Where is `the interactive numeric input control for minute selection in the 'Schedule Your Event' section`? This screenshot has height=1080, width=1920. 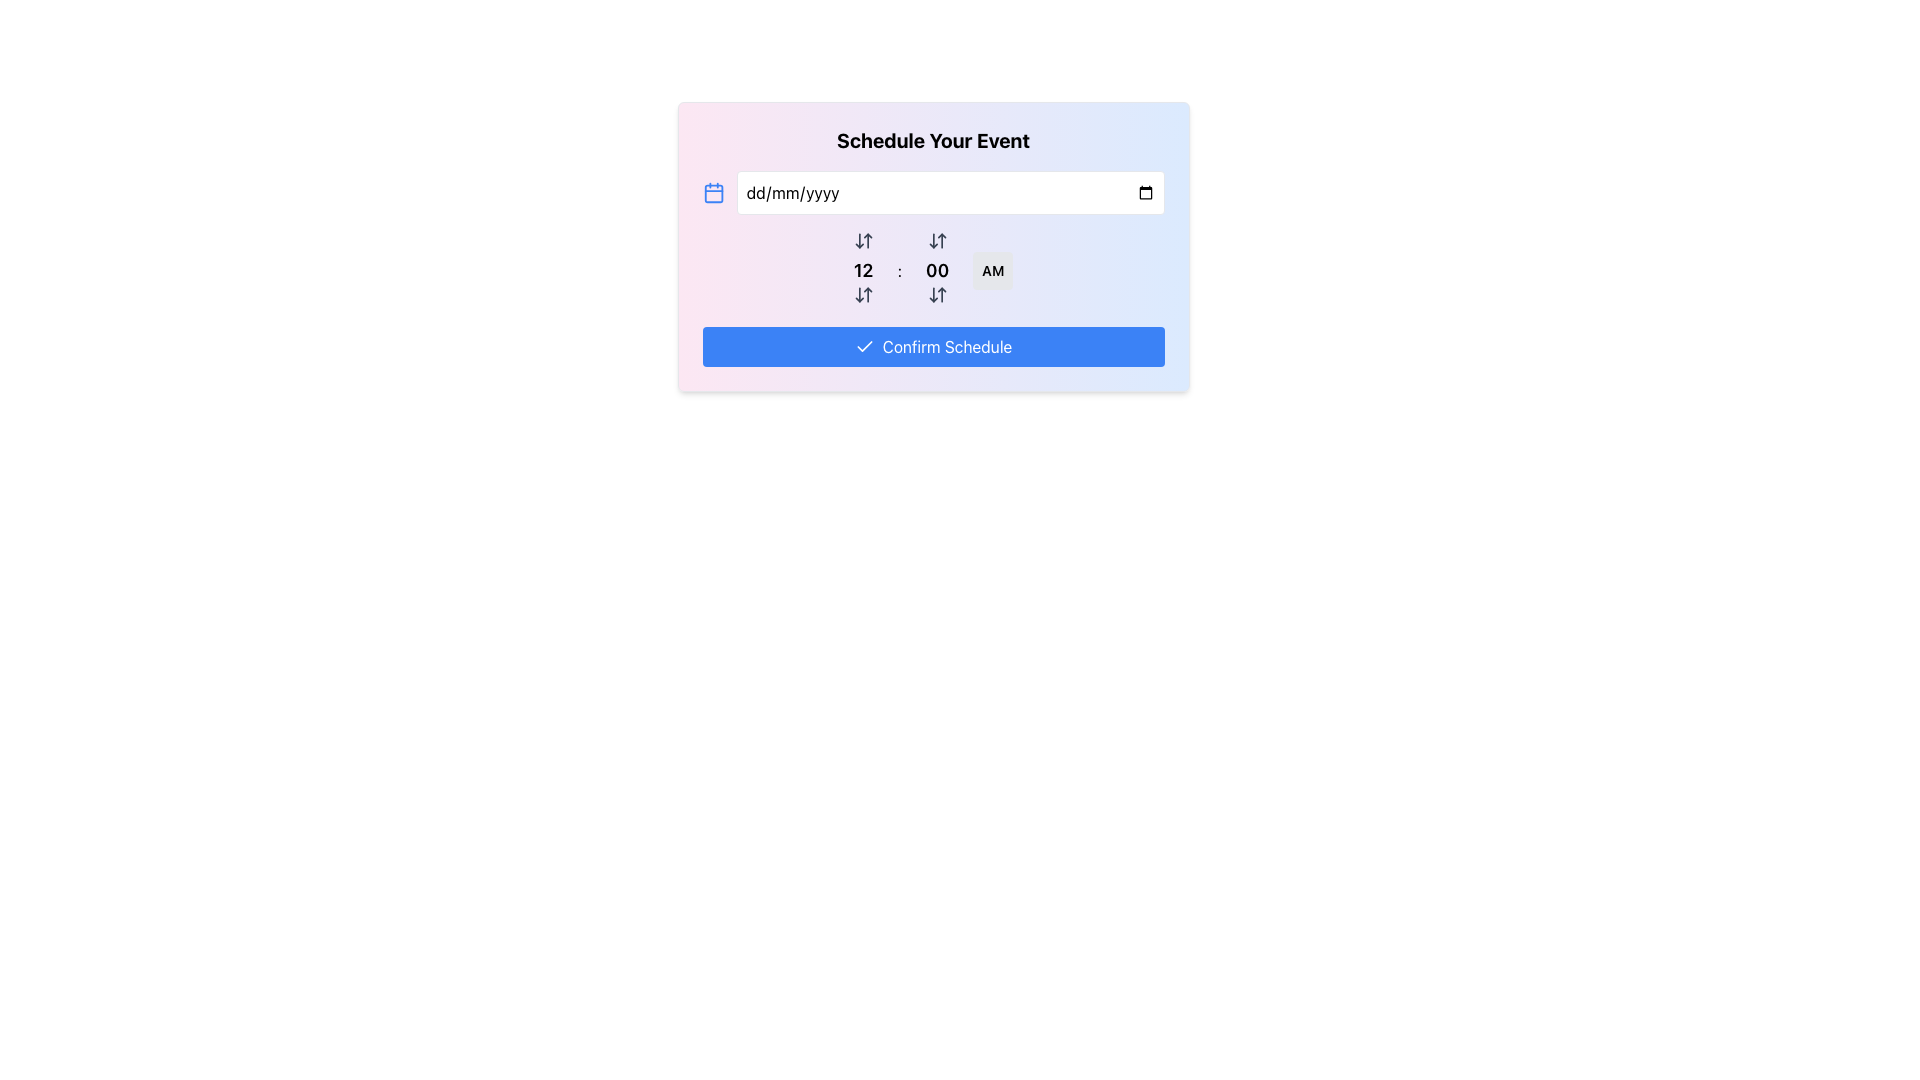
the interactive numeric input control for minute selection in the 'Schedule Your Event' section is located at coordinates (932, 270).